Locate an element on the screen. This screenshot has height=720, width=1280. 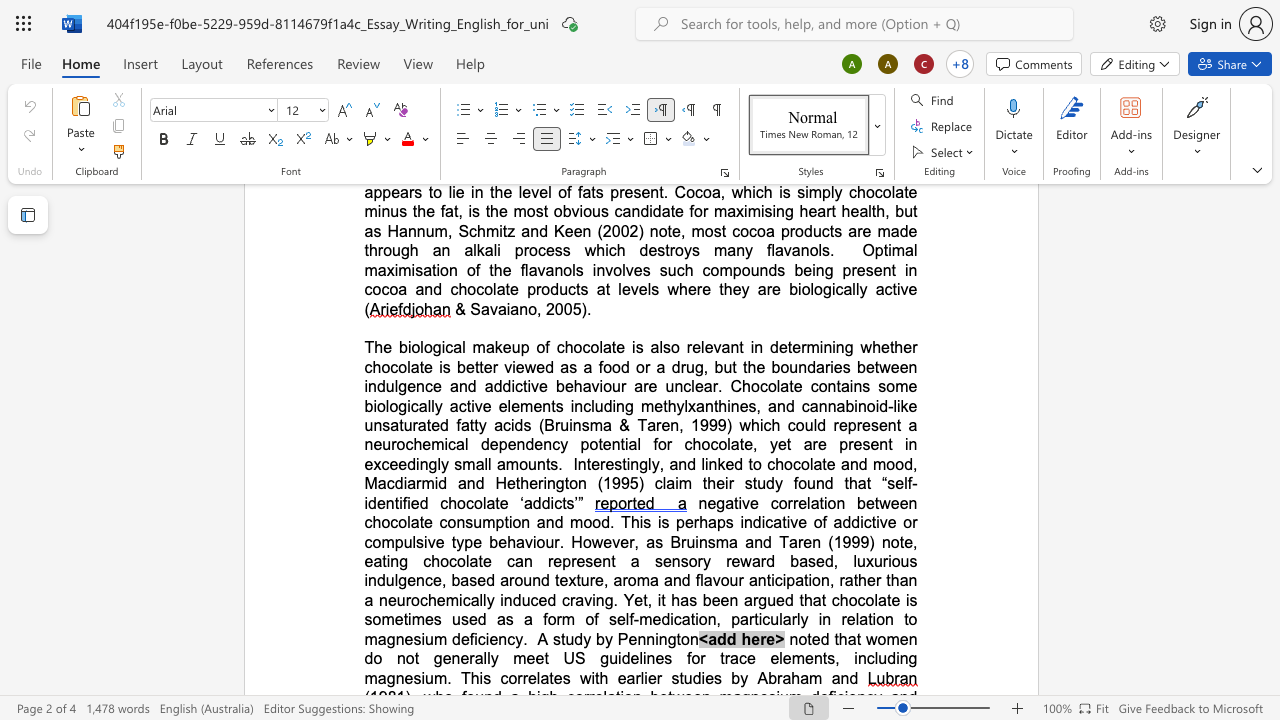
the space between the continuous character "g" and "t" in the text is located at coordinates (675, 639).